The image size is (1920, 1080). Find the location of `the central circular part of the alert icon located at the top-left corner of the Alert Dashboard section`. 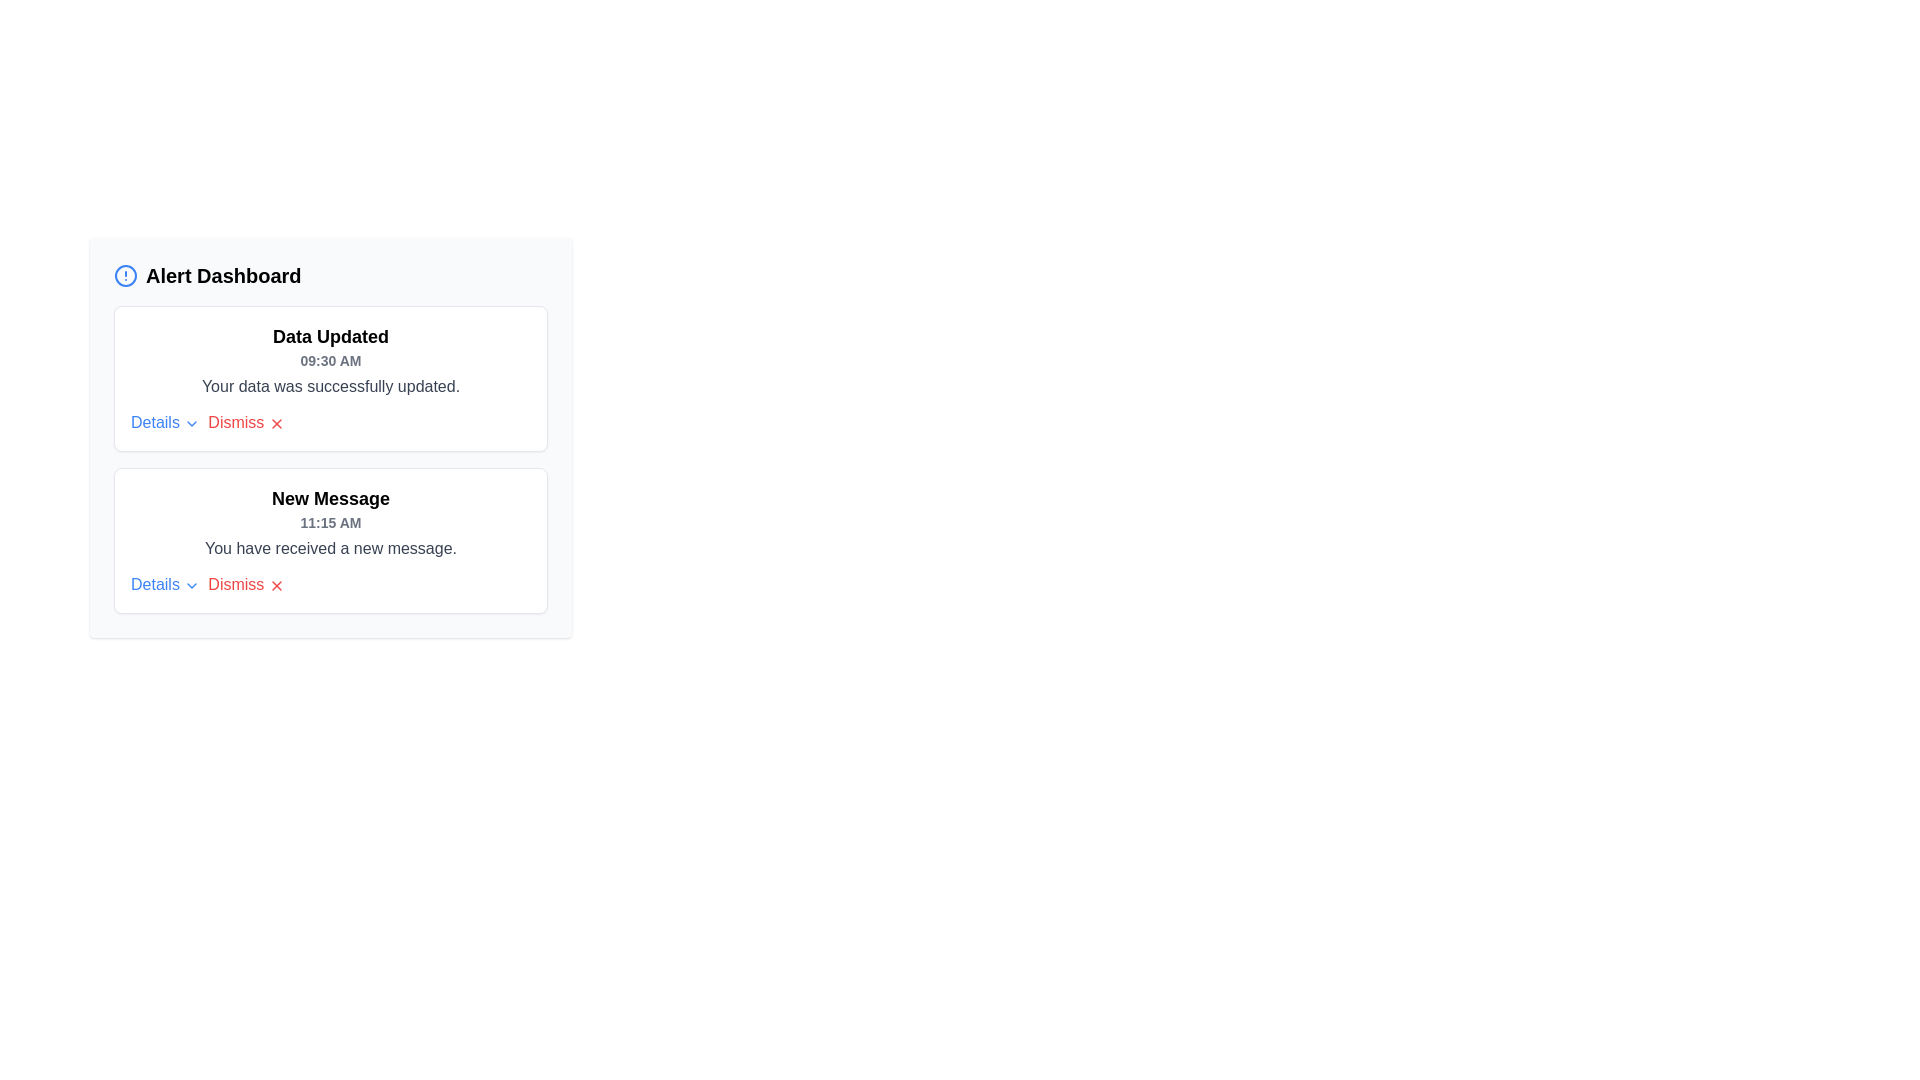

the central circular part of the alert icon located at the top-left corner of the Alert Dashboard section is located at coordinates (124, 276).